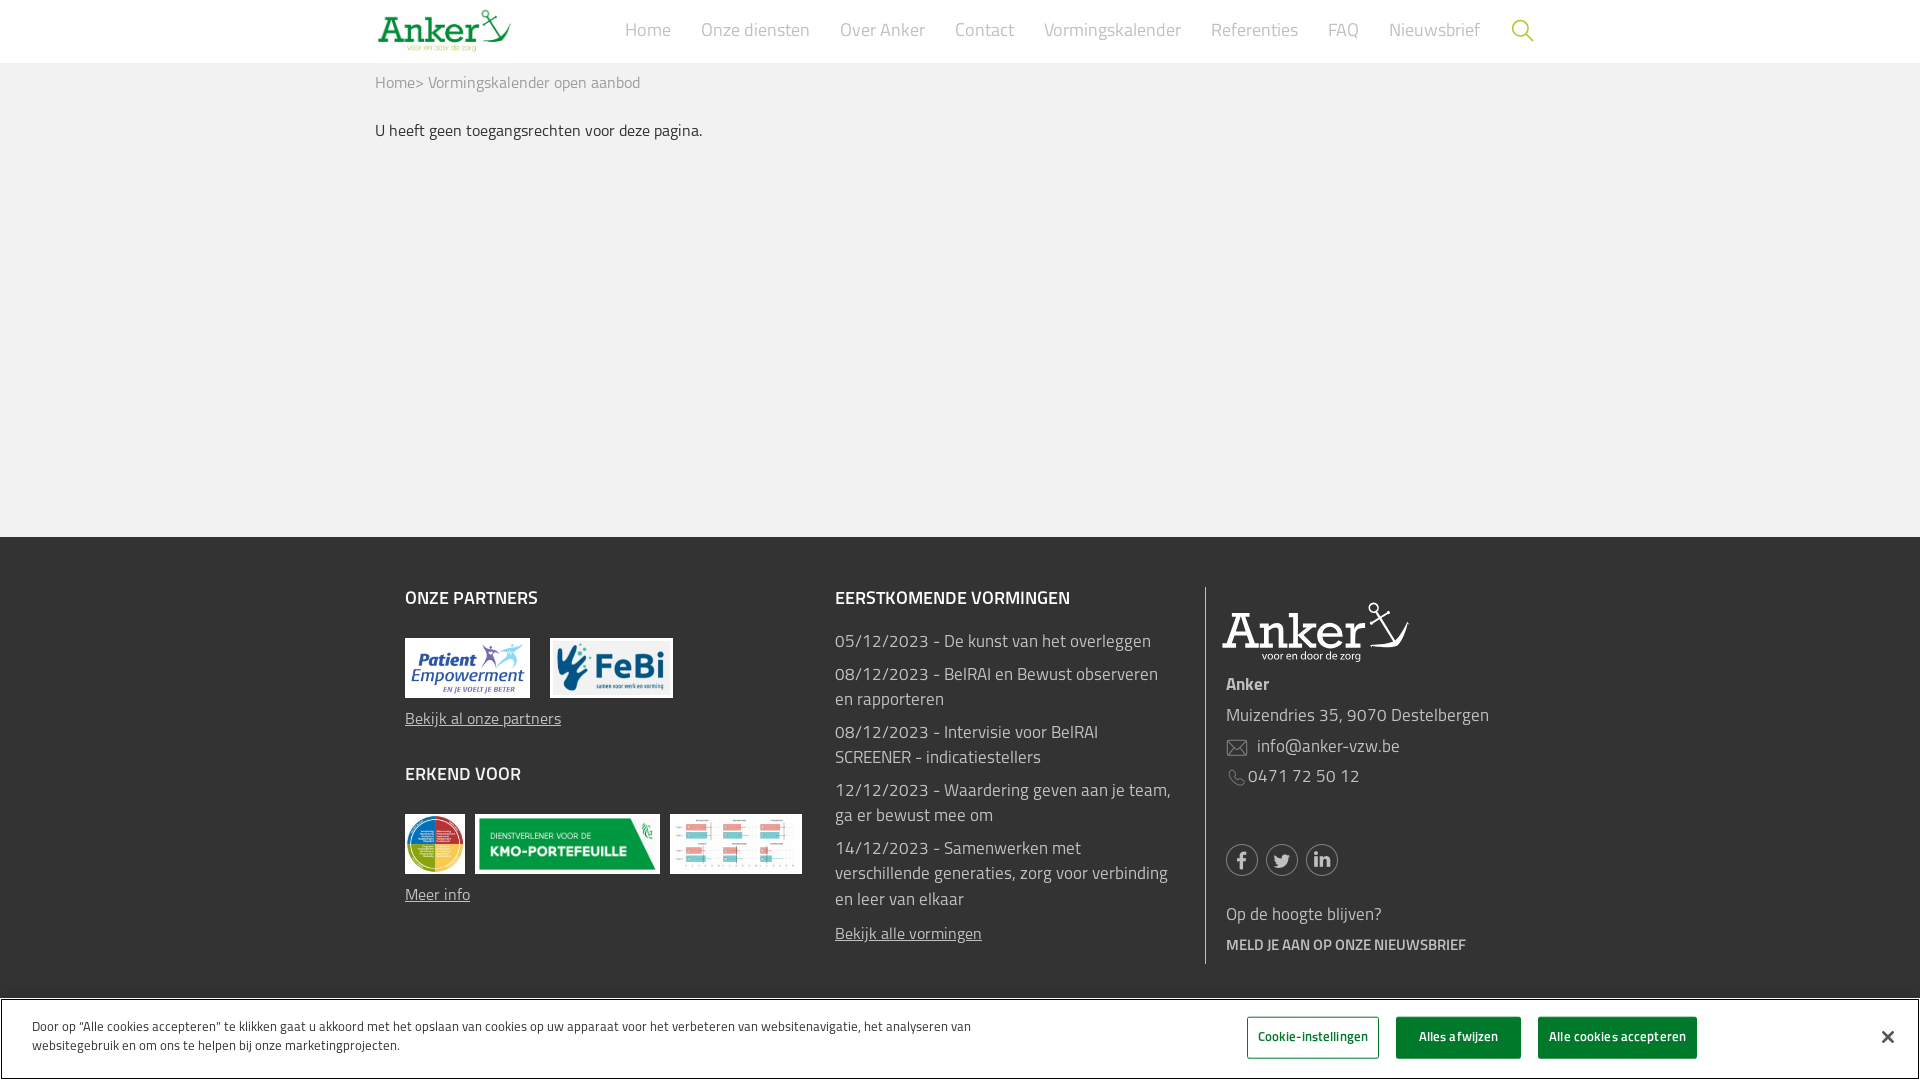  What do you see at coordinates (1313, 1036) in the screenshot?
I see `'Cookie-instellingen'` at bounding box center [1313, 1036].